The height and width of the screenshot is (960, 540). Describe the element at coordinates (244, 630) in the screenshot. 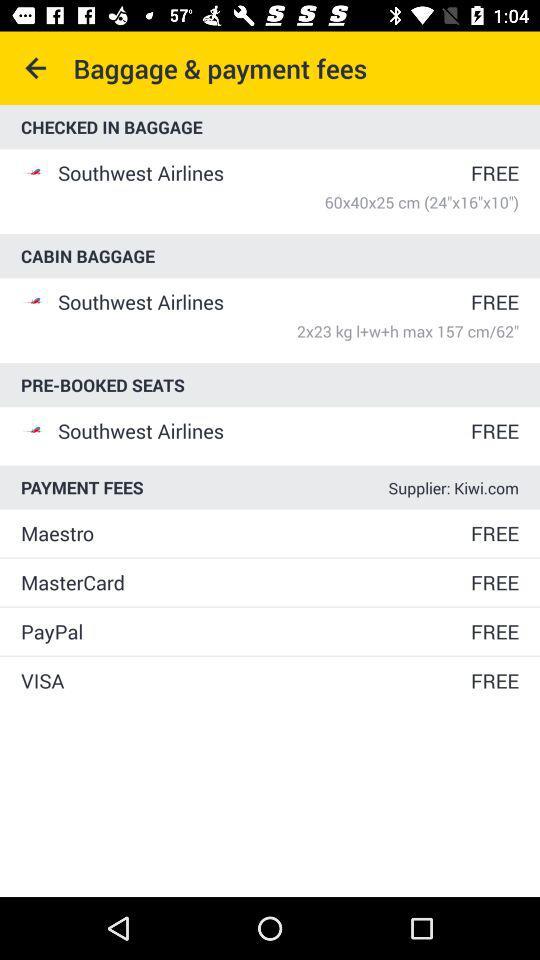

I see `the icon below mastercard` at that location.